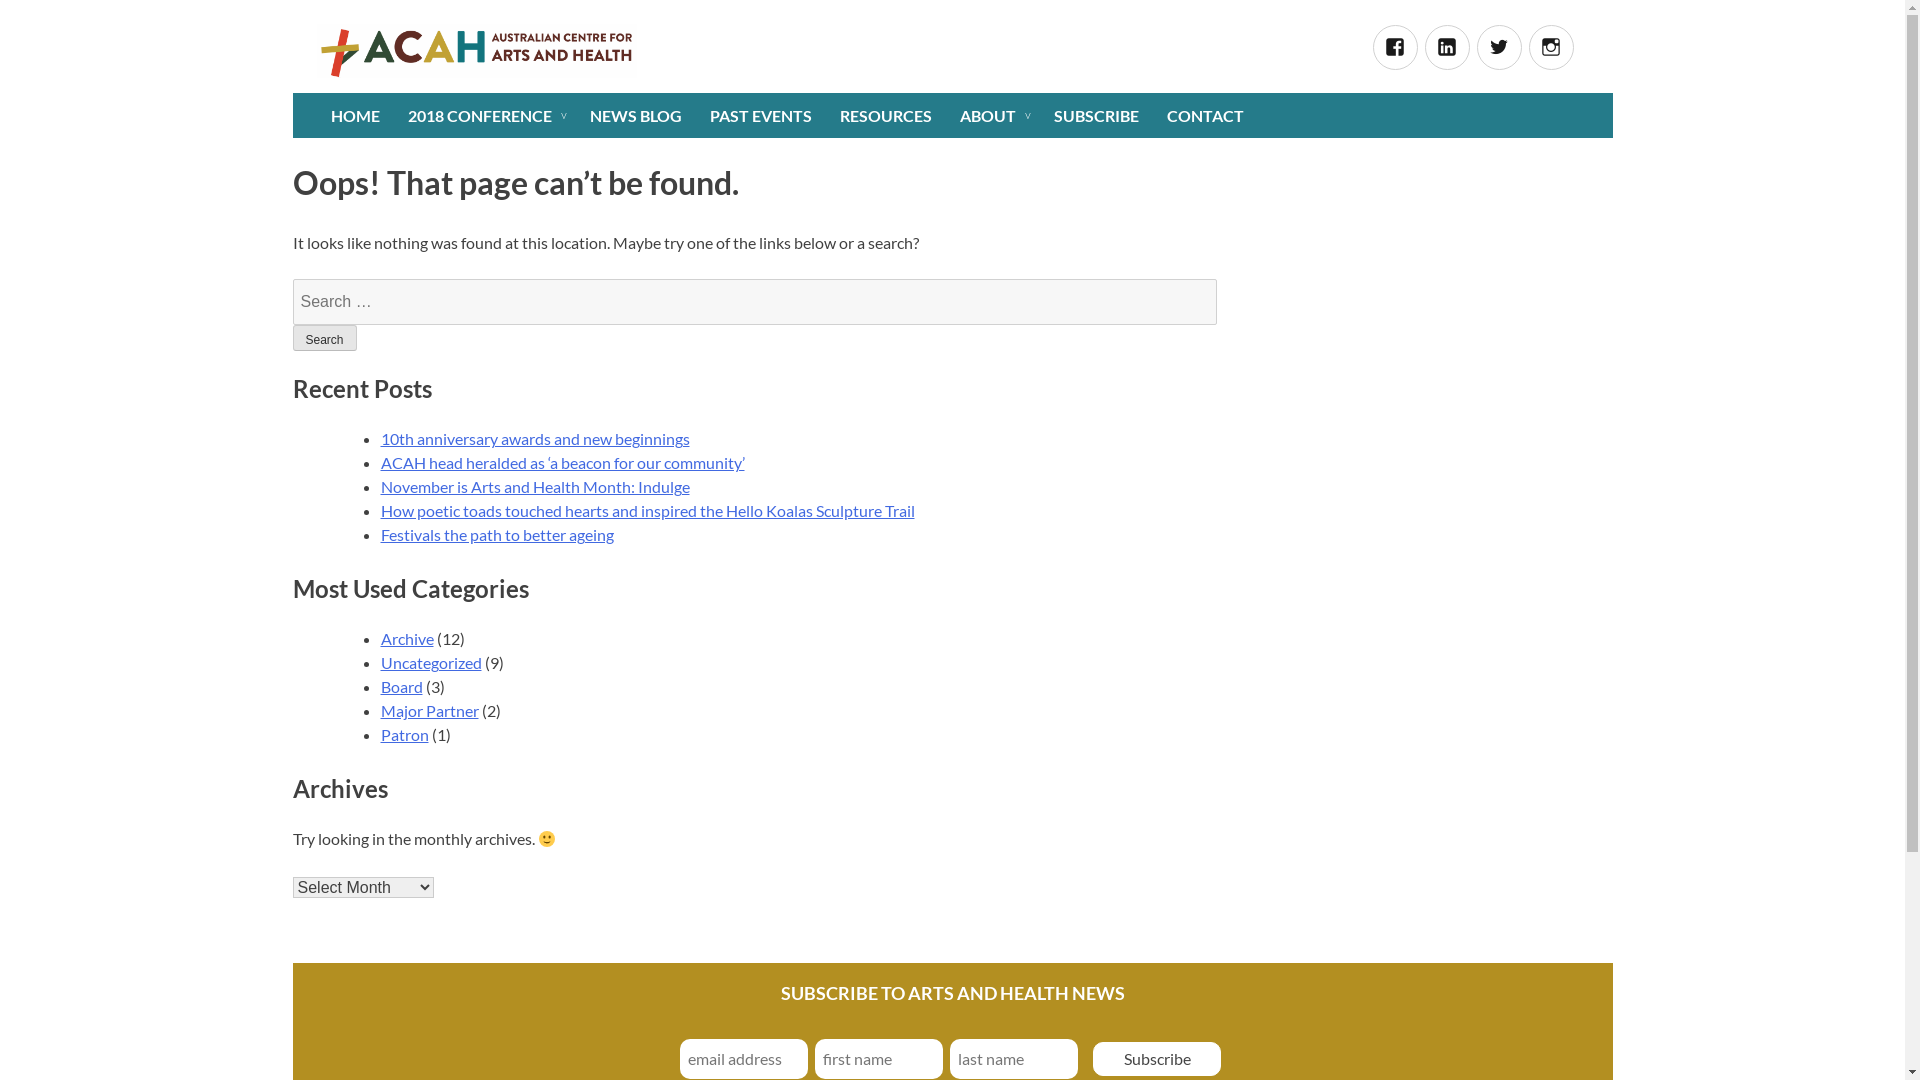 This screenshot has width=1920, height=1080. What do you see at coordinates (1393, 46) in the screenshot?
I see `'Facebook'` at bounding box center [1393, 46].